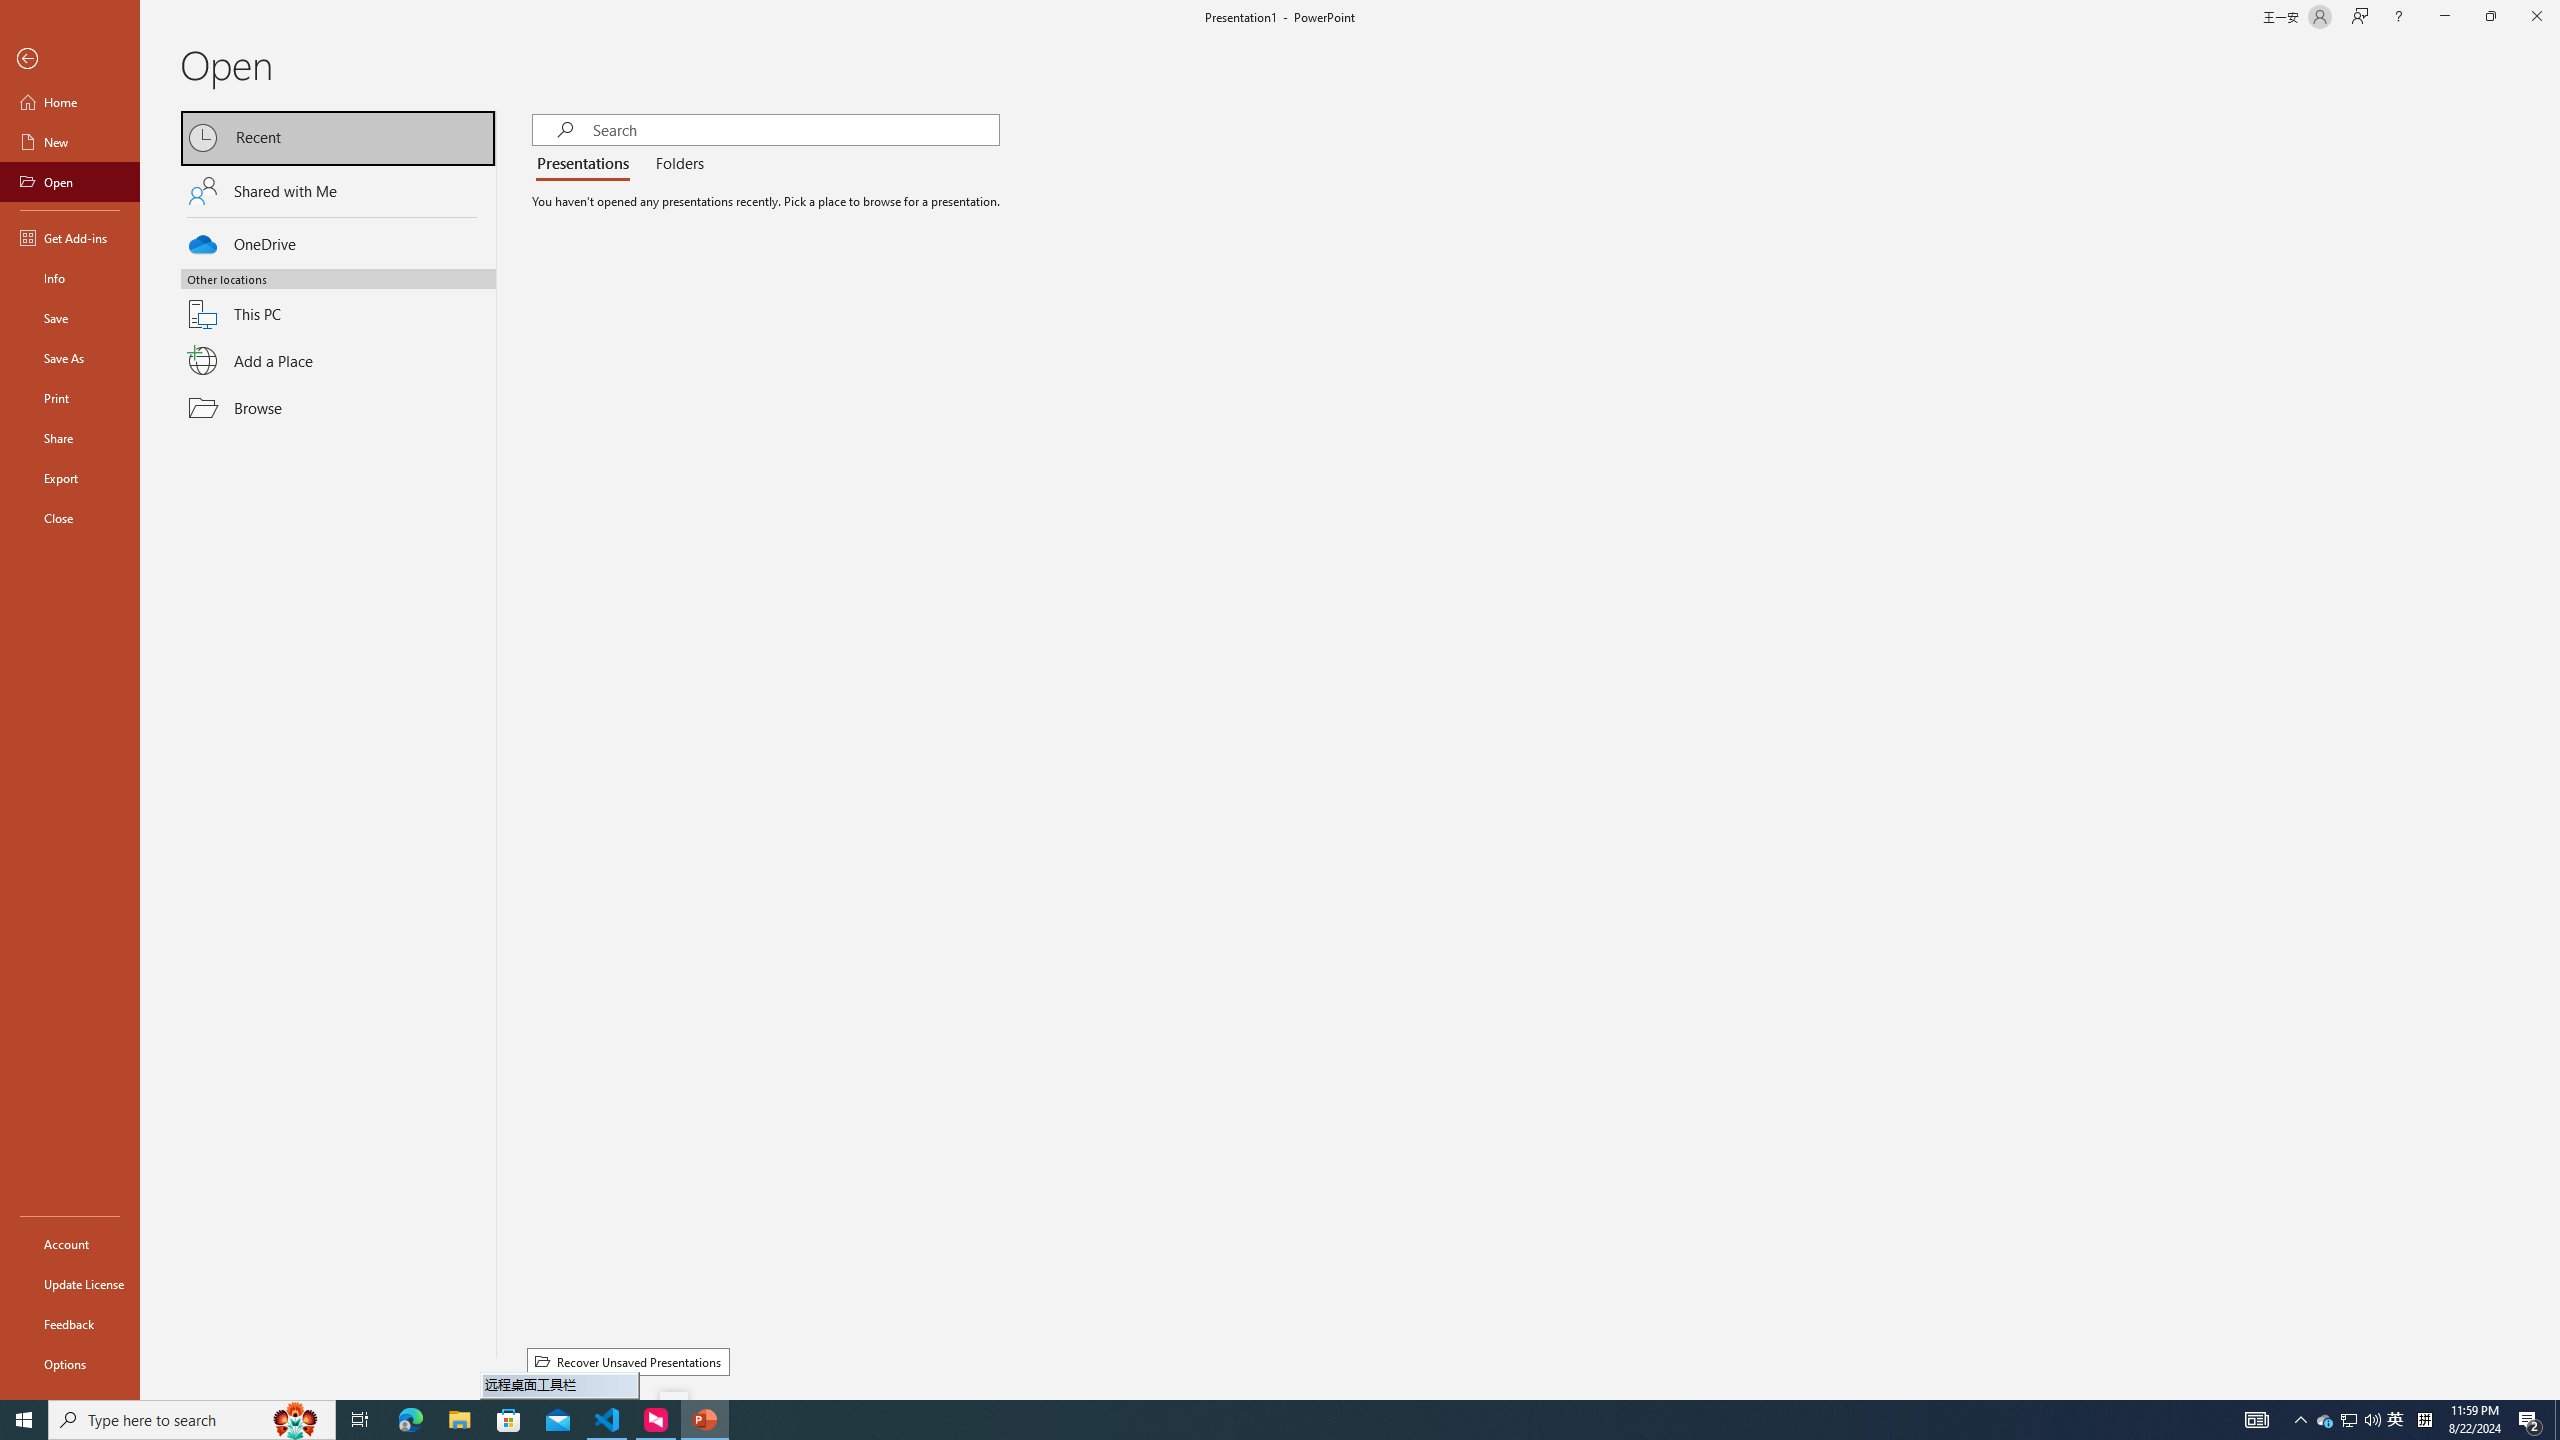 The width and height of the screenshot is (2560, 1440). Describe the element at coordinates (69, 58) in the screenshot. I see `'Back'` at that location.